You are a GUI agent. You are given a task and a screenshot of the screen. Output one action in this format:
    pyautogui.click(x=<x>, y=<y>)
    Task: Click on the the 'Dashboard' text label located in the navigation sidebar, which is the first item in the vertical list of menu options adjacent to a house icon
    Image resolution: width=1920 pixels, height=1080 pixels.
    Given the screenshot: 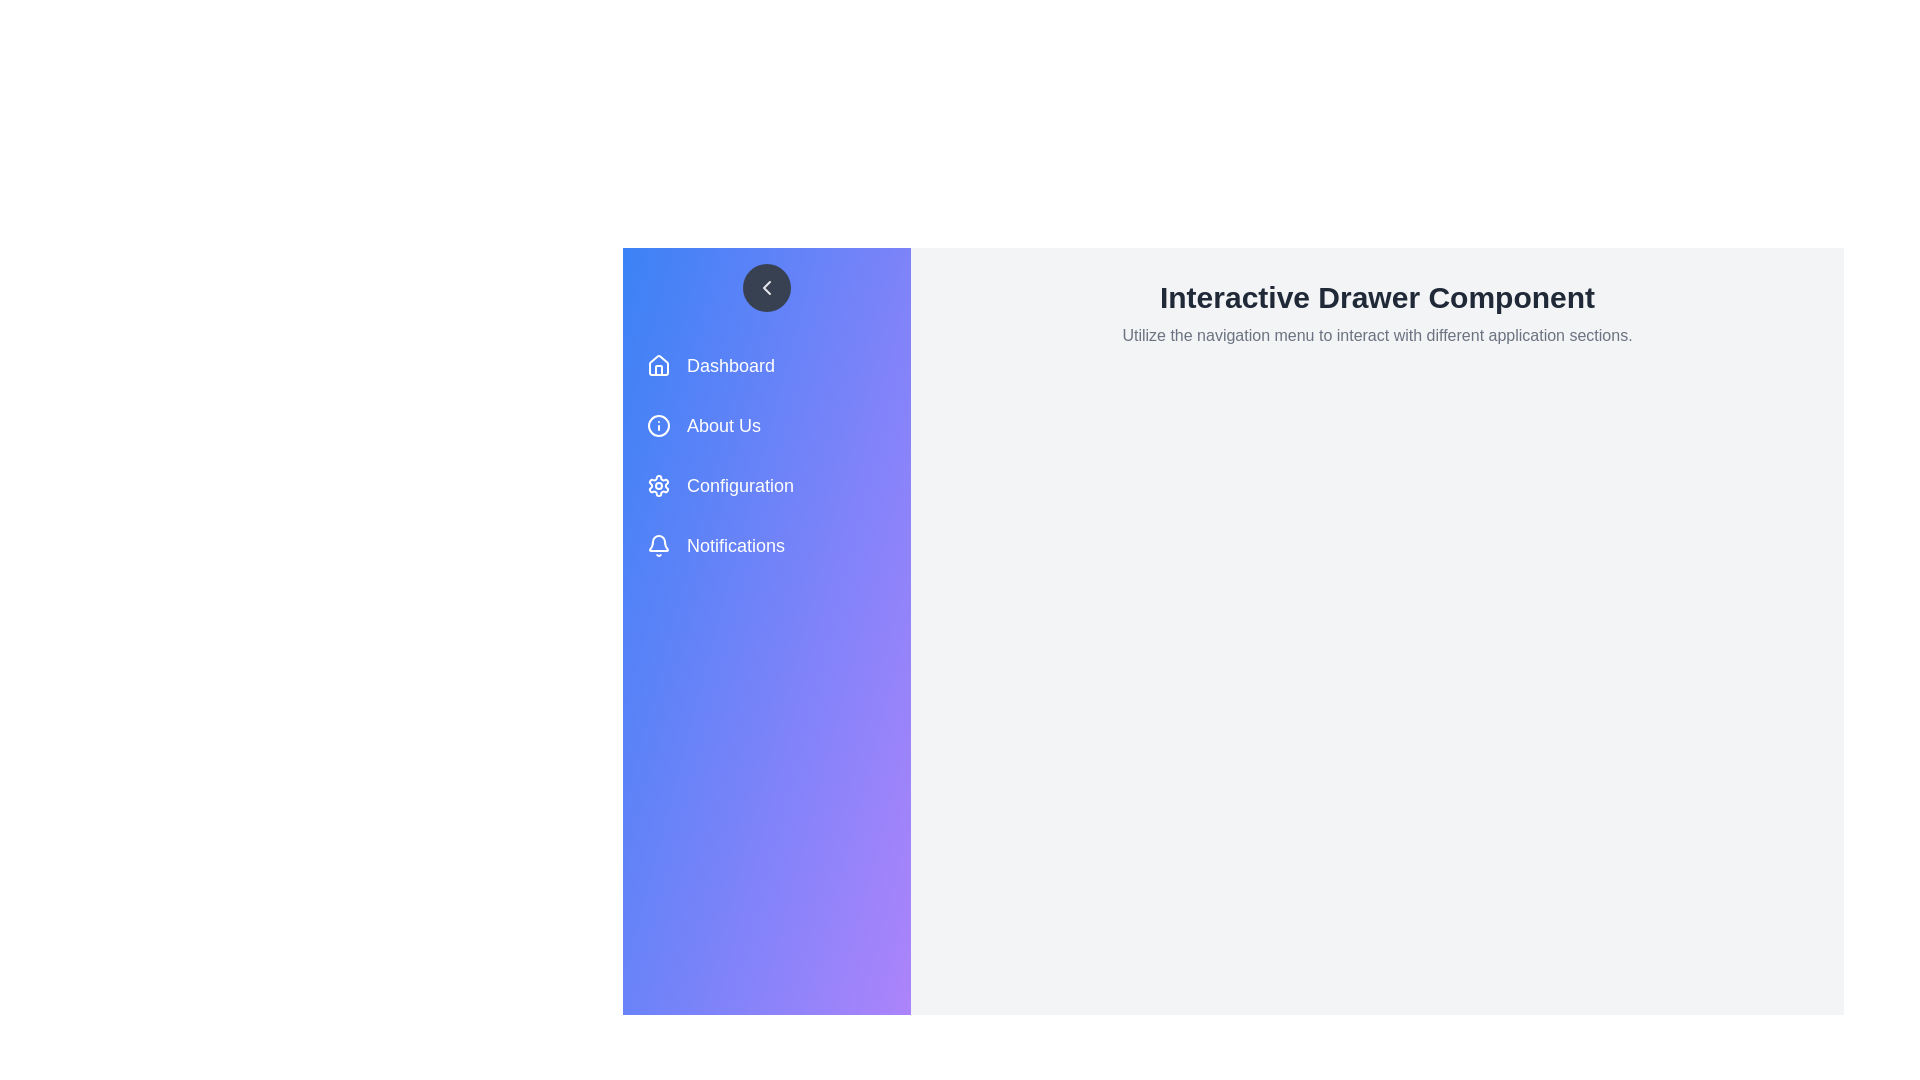 What is the action you would take?
    pyautogui.click(x=729, y=366)
    